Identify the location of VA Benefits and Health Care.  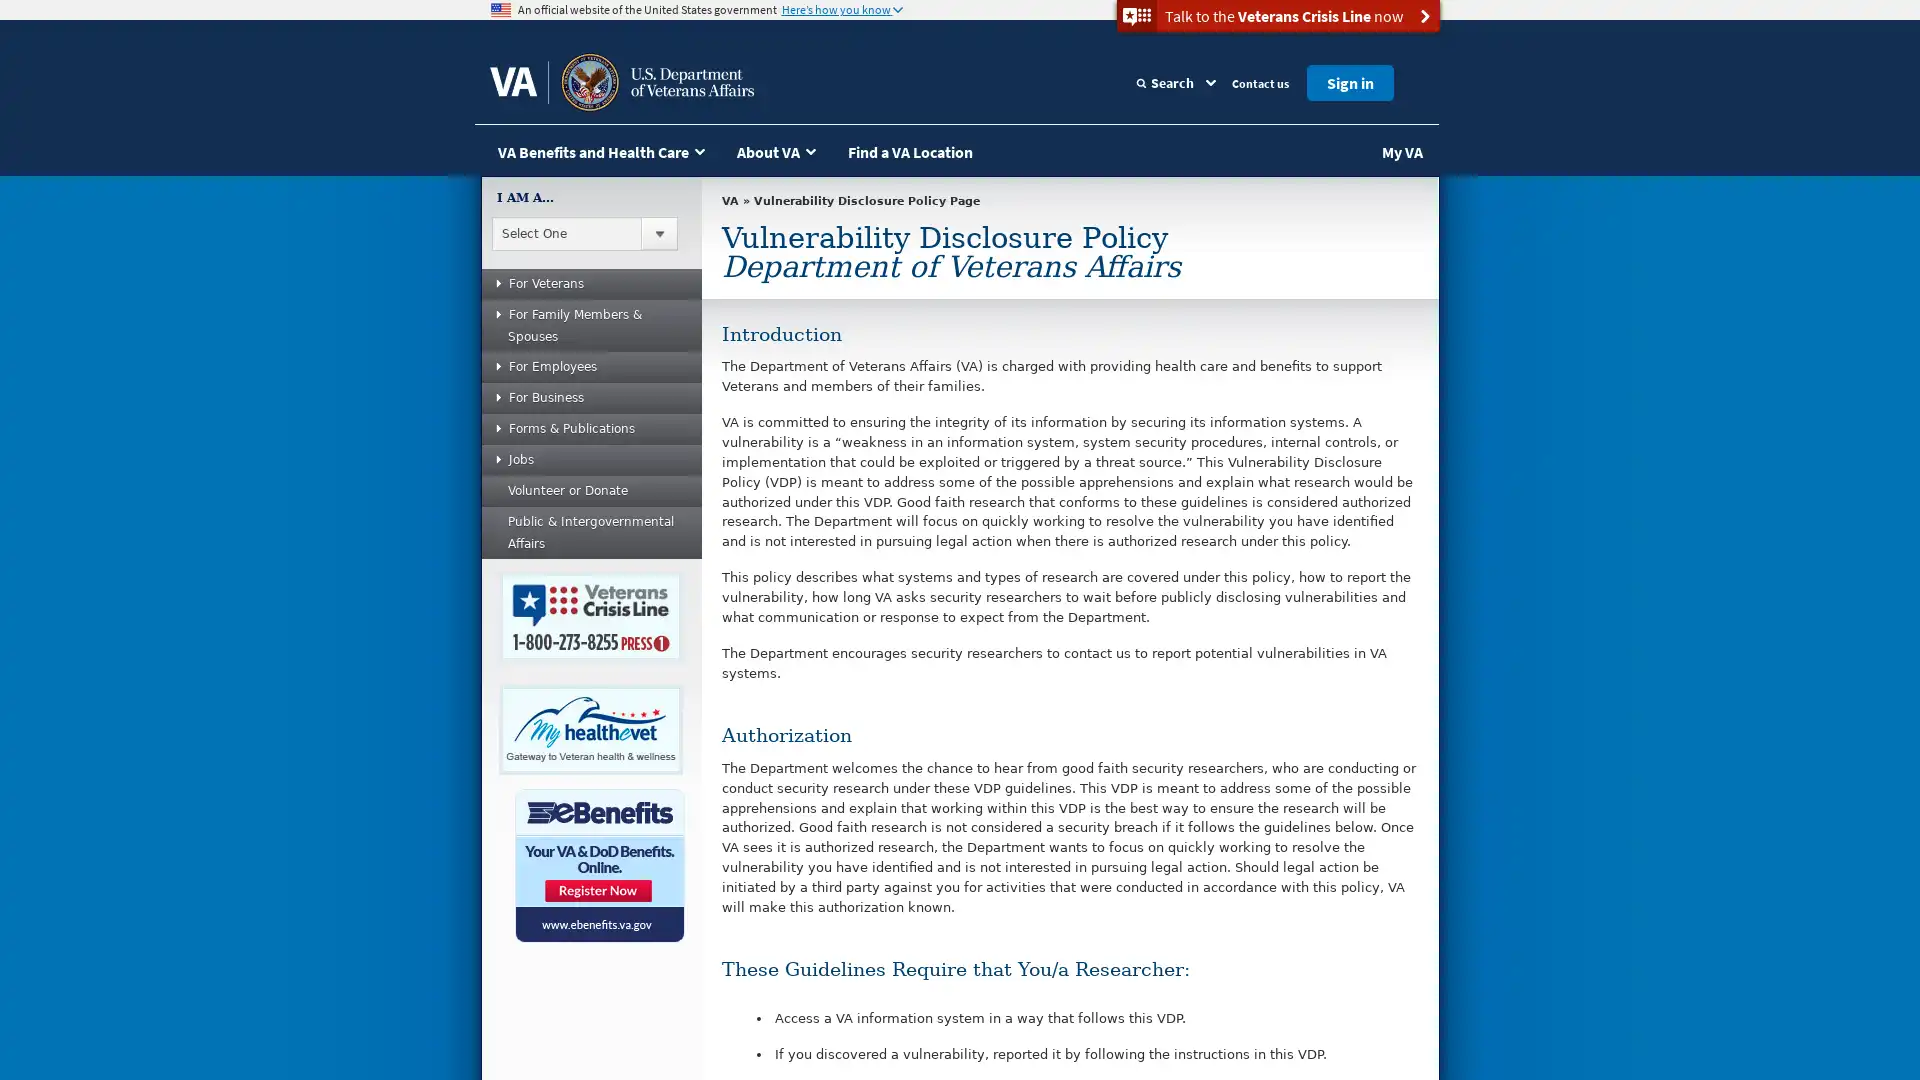
(599, 148).